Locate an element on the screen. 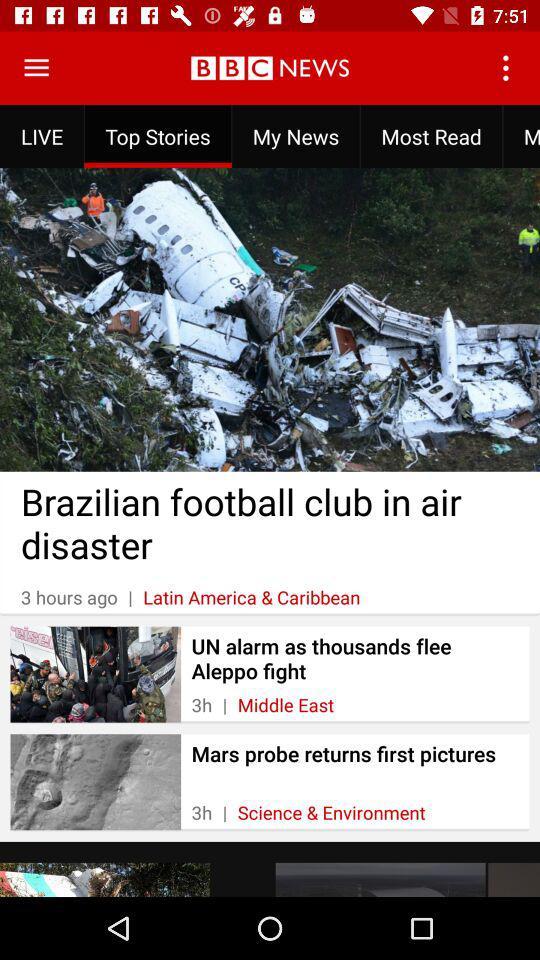  menu bar is located at coordinates (36, 68).